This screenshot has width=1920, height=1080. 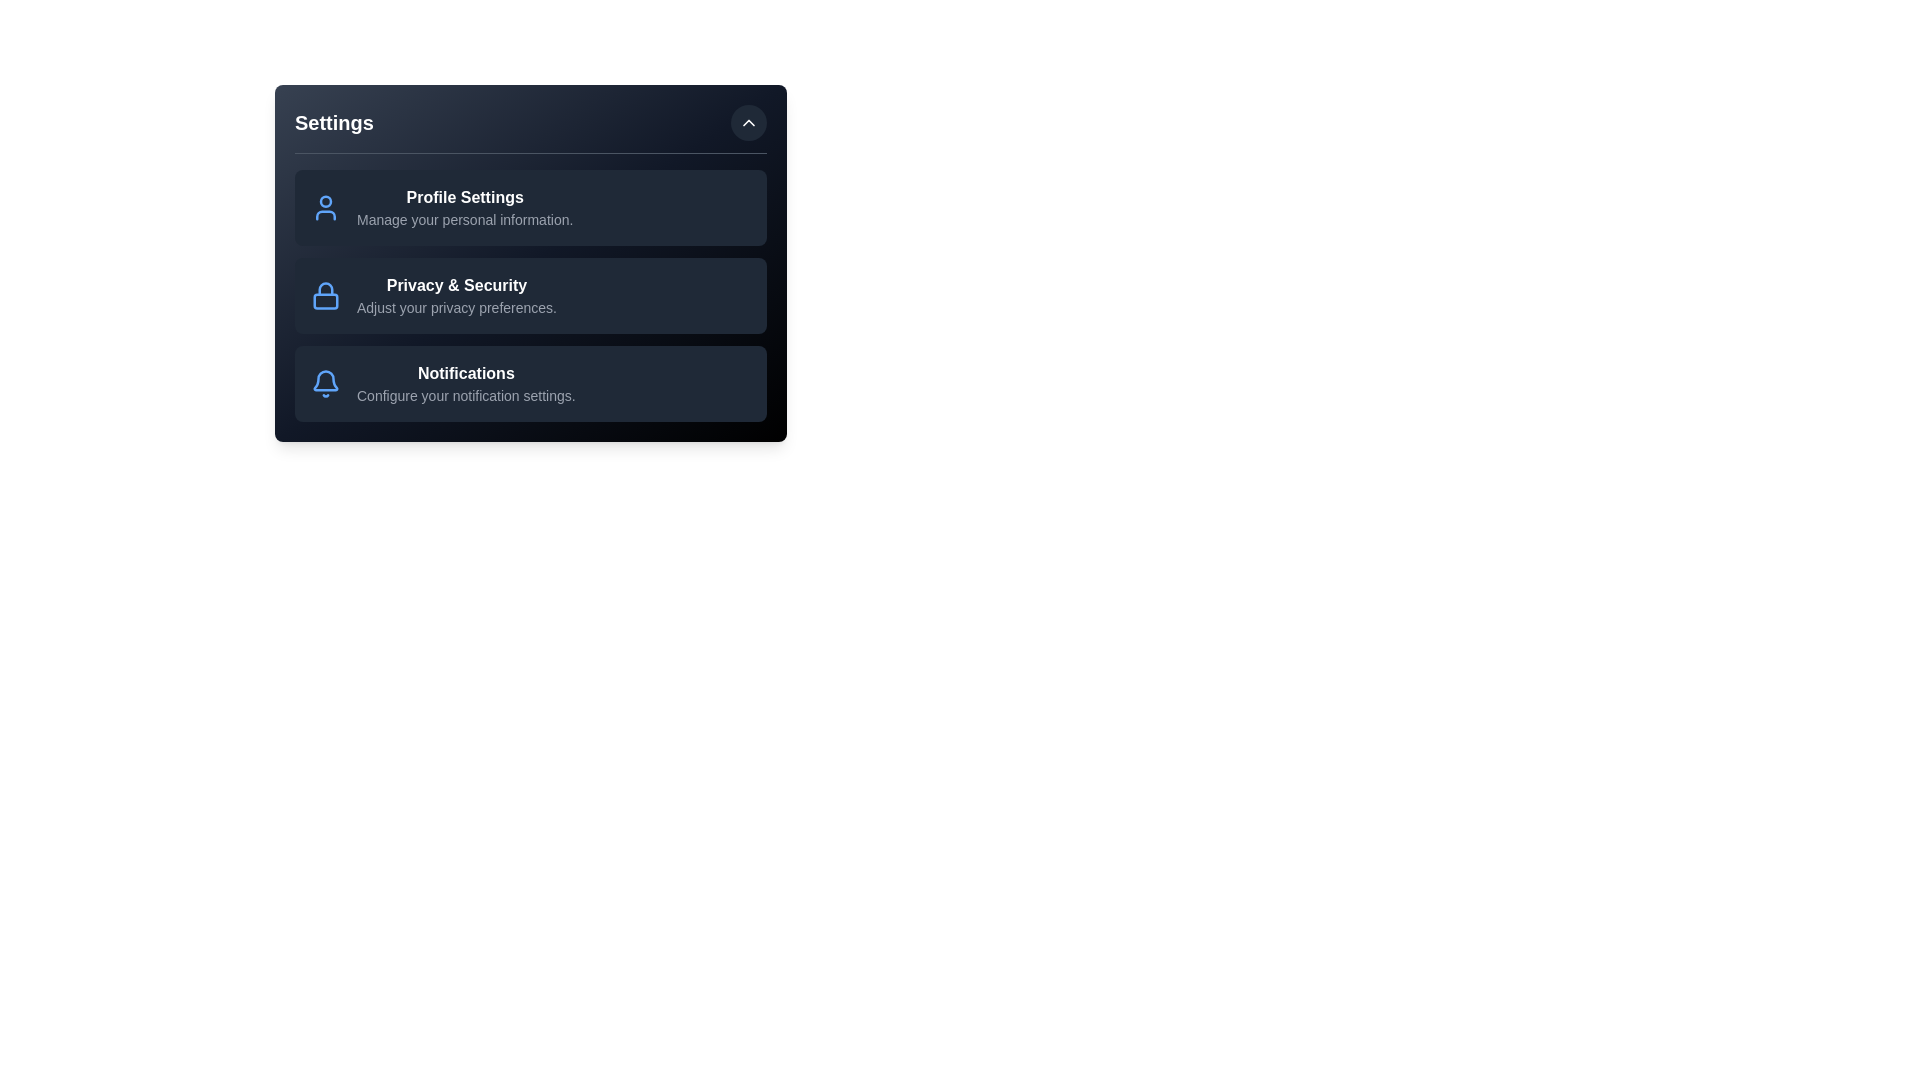 I want to click on the icon corresponding to Profile Settings to interact with it, so click(x=326, y=208).